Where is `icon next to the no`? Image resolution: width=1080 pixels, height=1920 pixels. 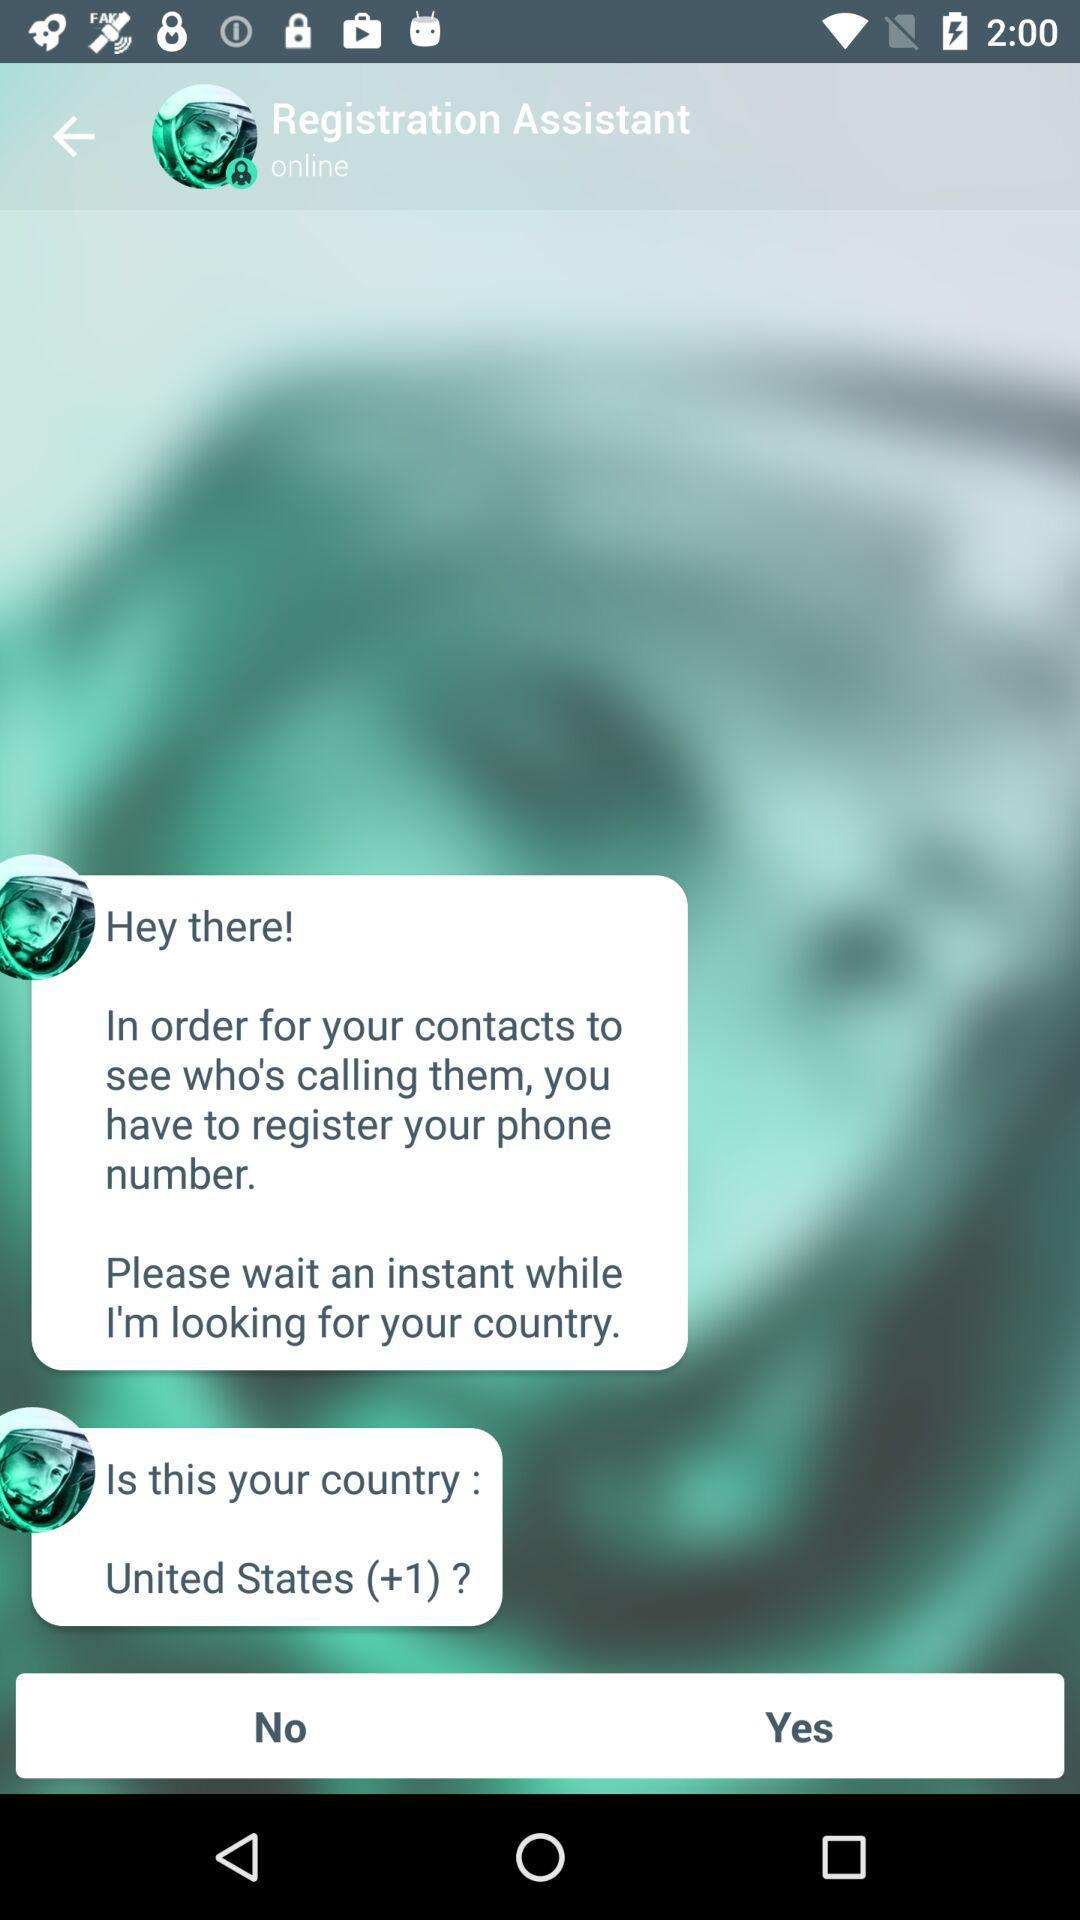 icon next to the no is located at coordinates (798, 1724).